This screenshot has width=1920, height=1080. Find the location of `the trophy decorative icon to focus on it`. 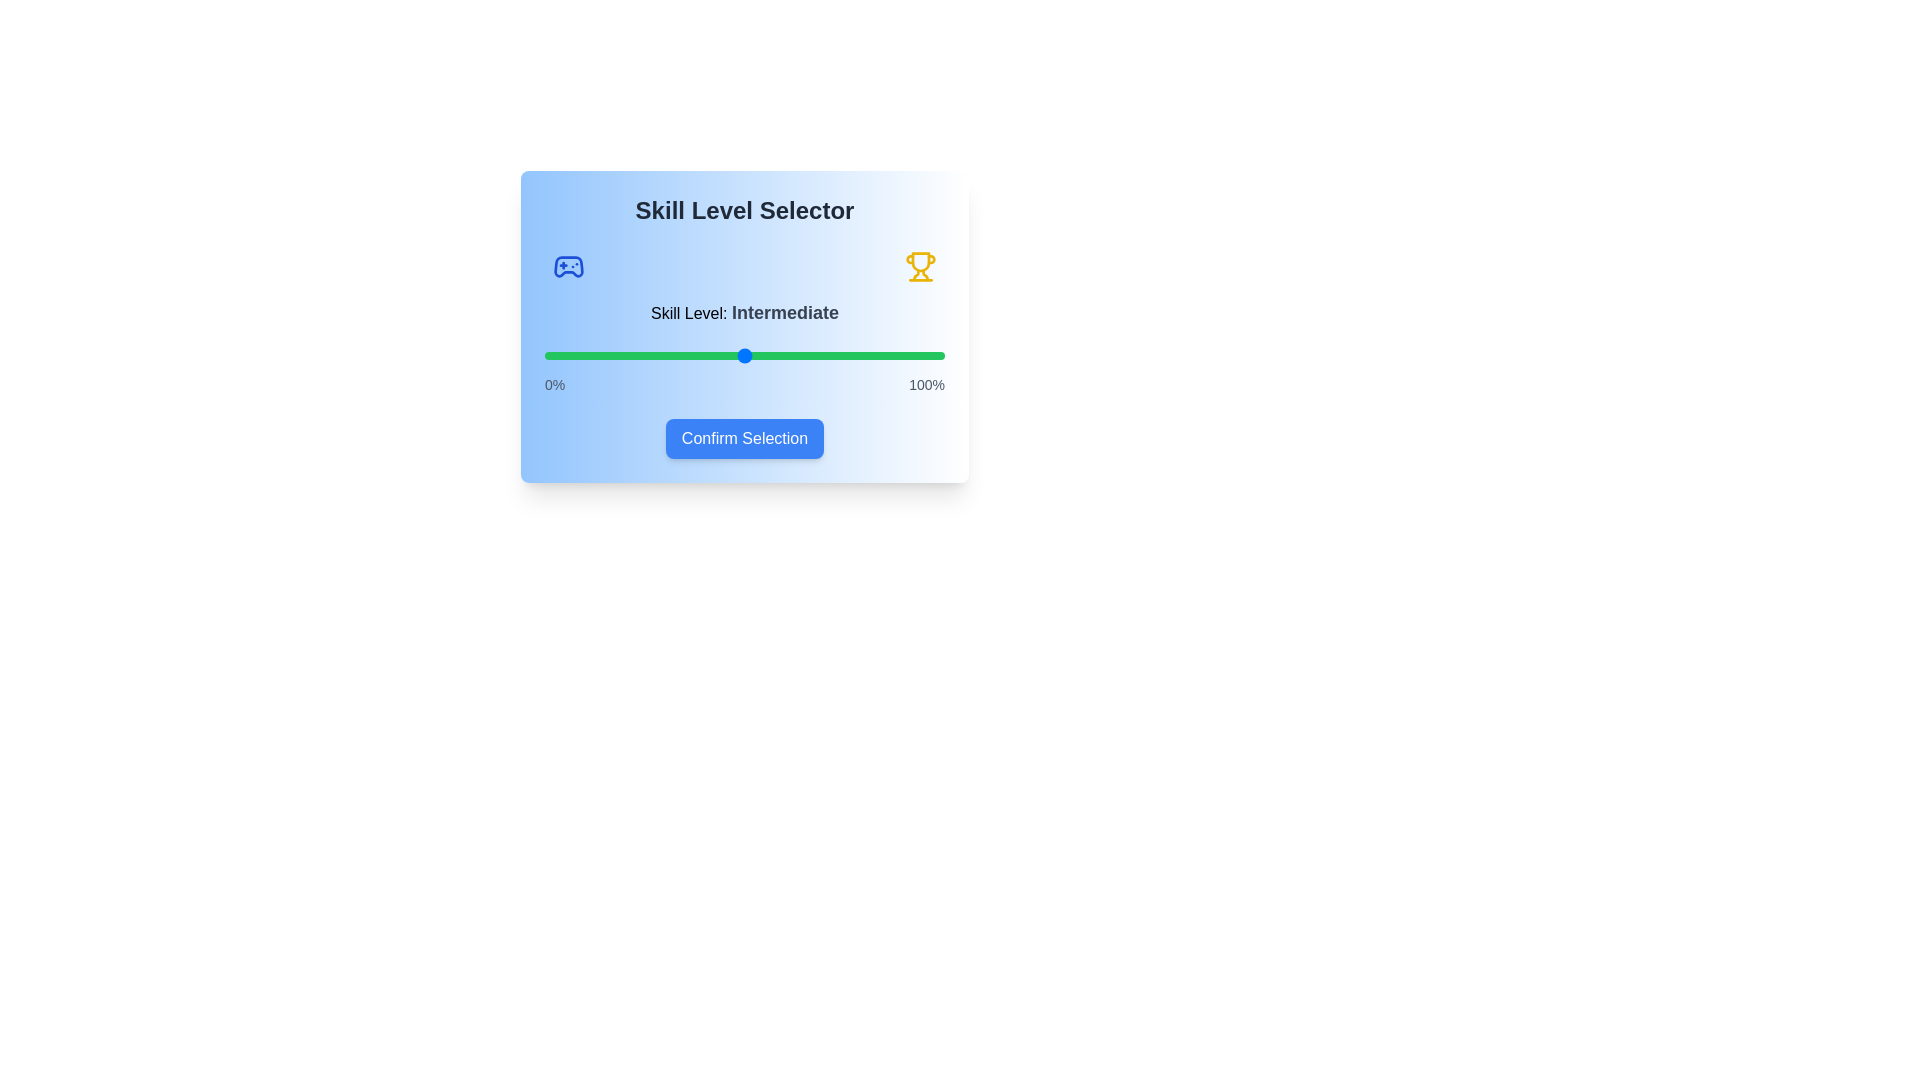

the trophy decorative icon to focus on it is located at coordinates (920, 265).